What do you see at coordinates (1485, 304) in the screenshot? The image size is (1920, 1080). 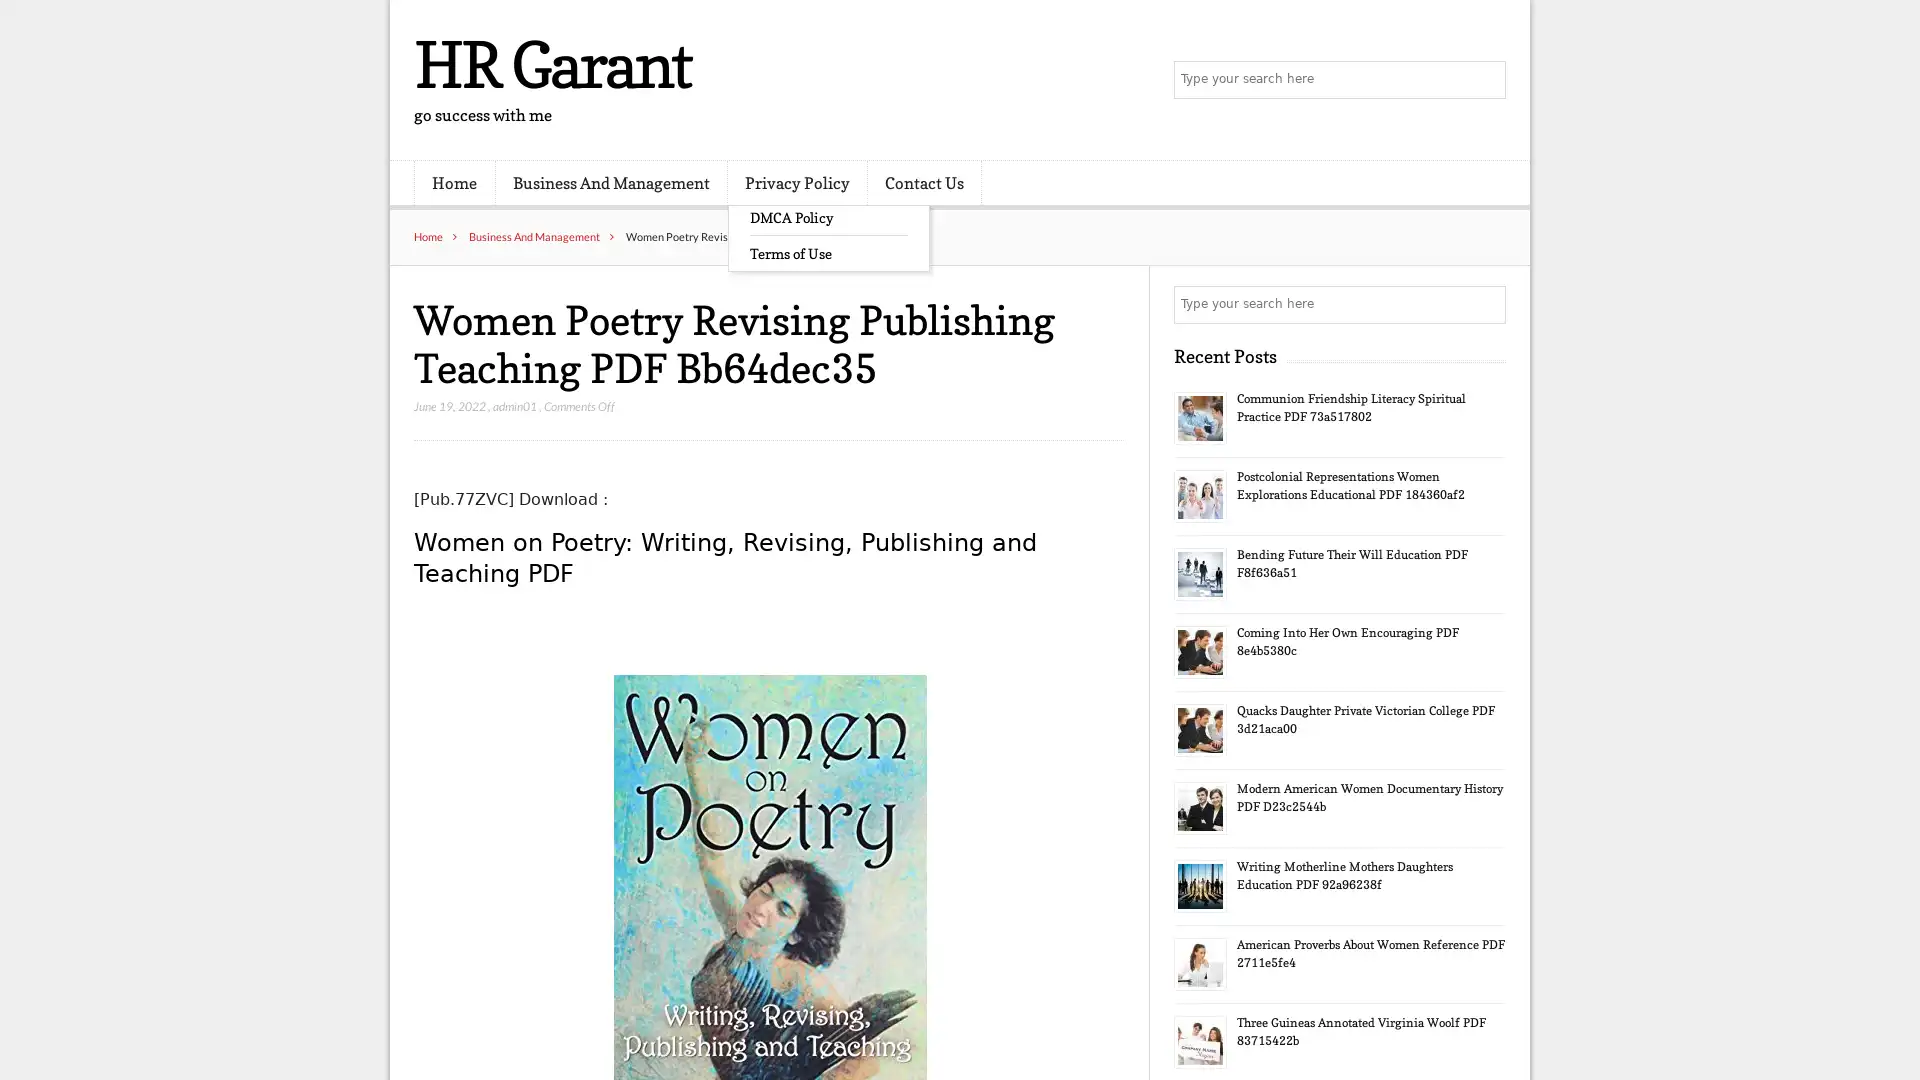 I see `Search` at bounding box center [1485, 304].